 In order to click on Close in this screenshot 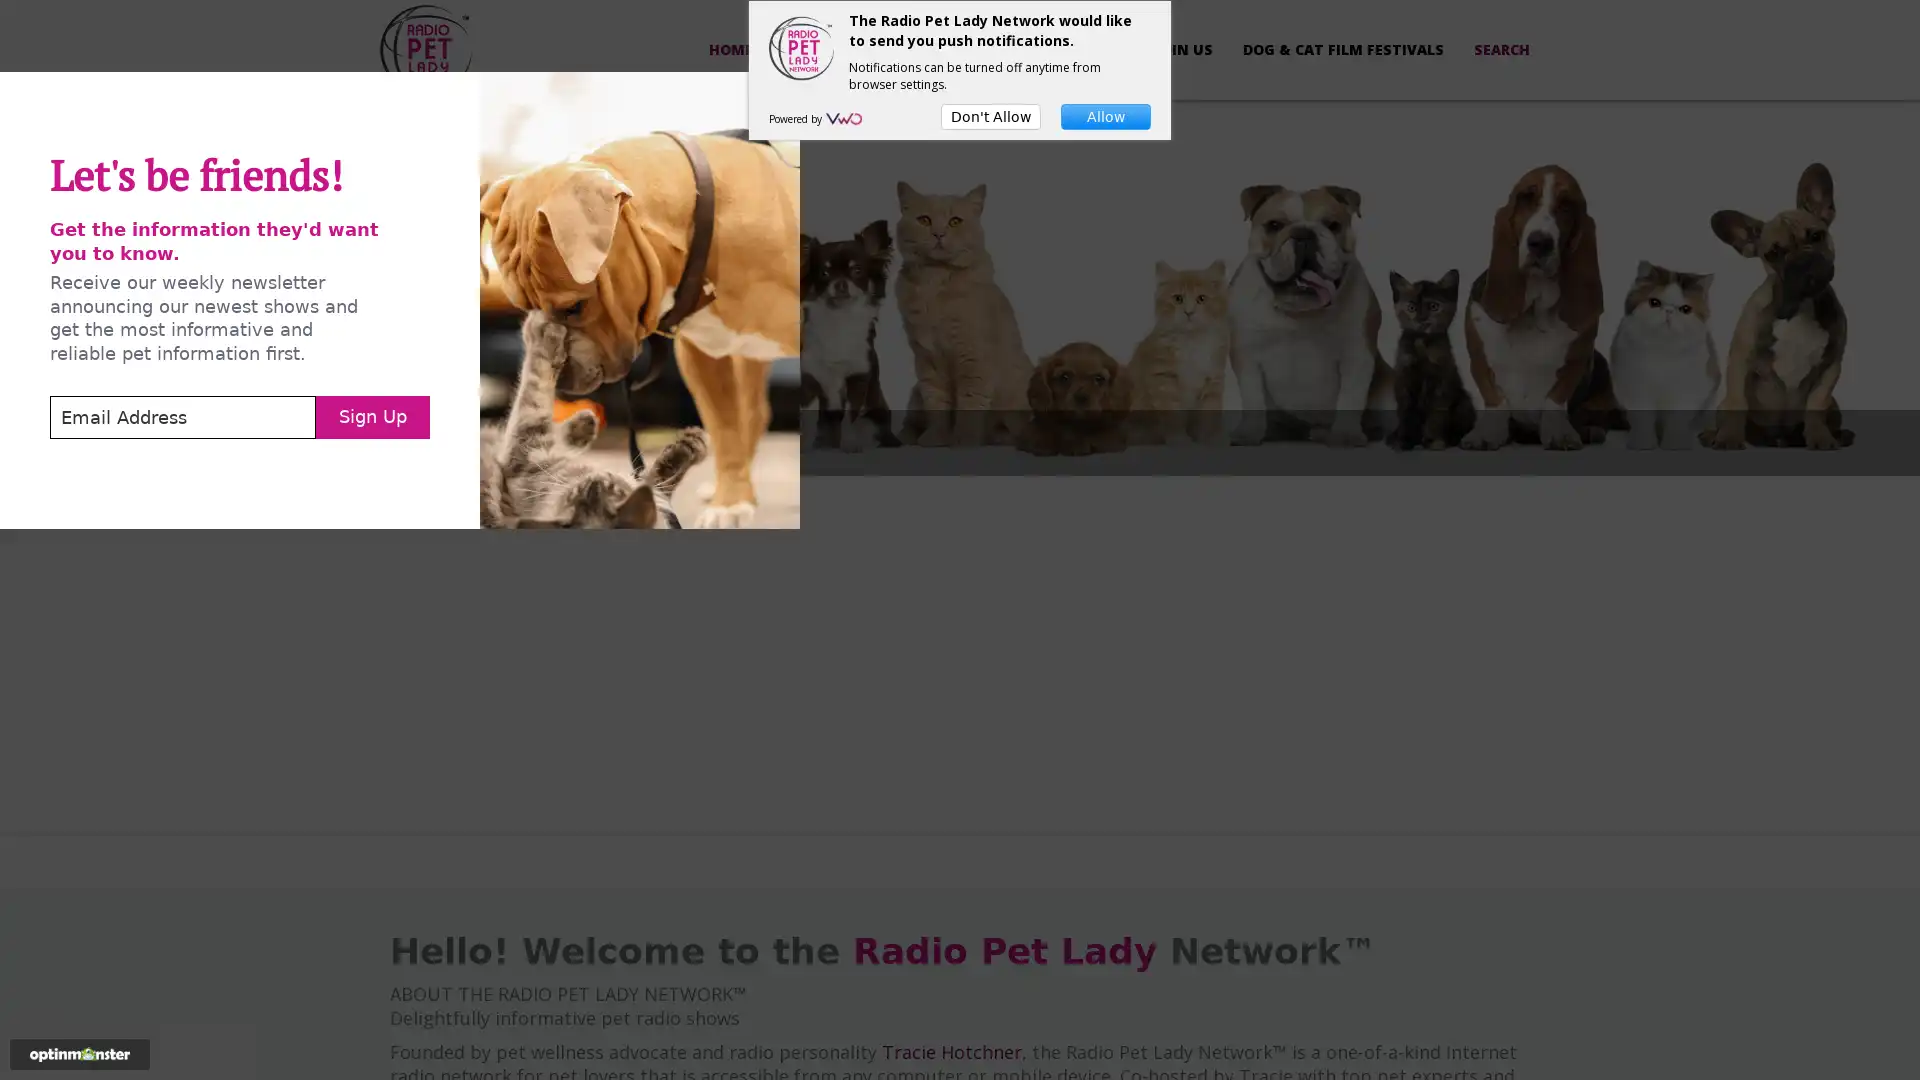, I will do `click(1335, 334)`.